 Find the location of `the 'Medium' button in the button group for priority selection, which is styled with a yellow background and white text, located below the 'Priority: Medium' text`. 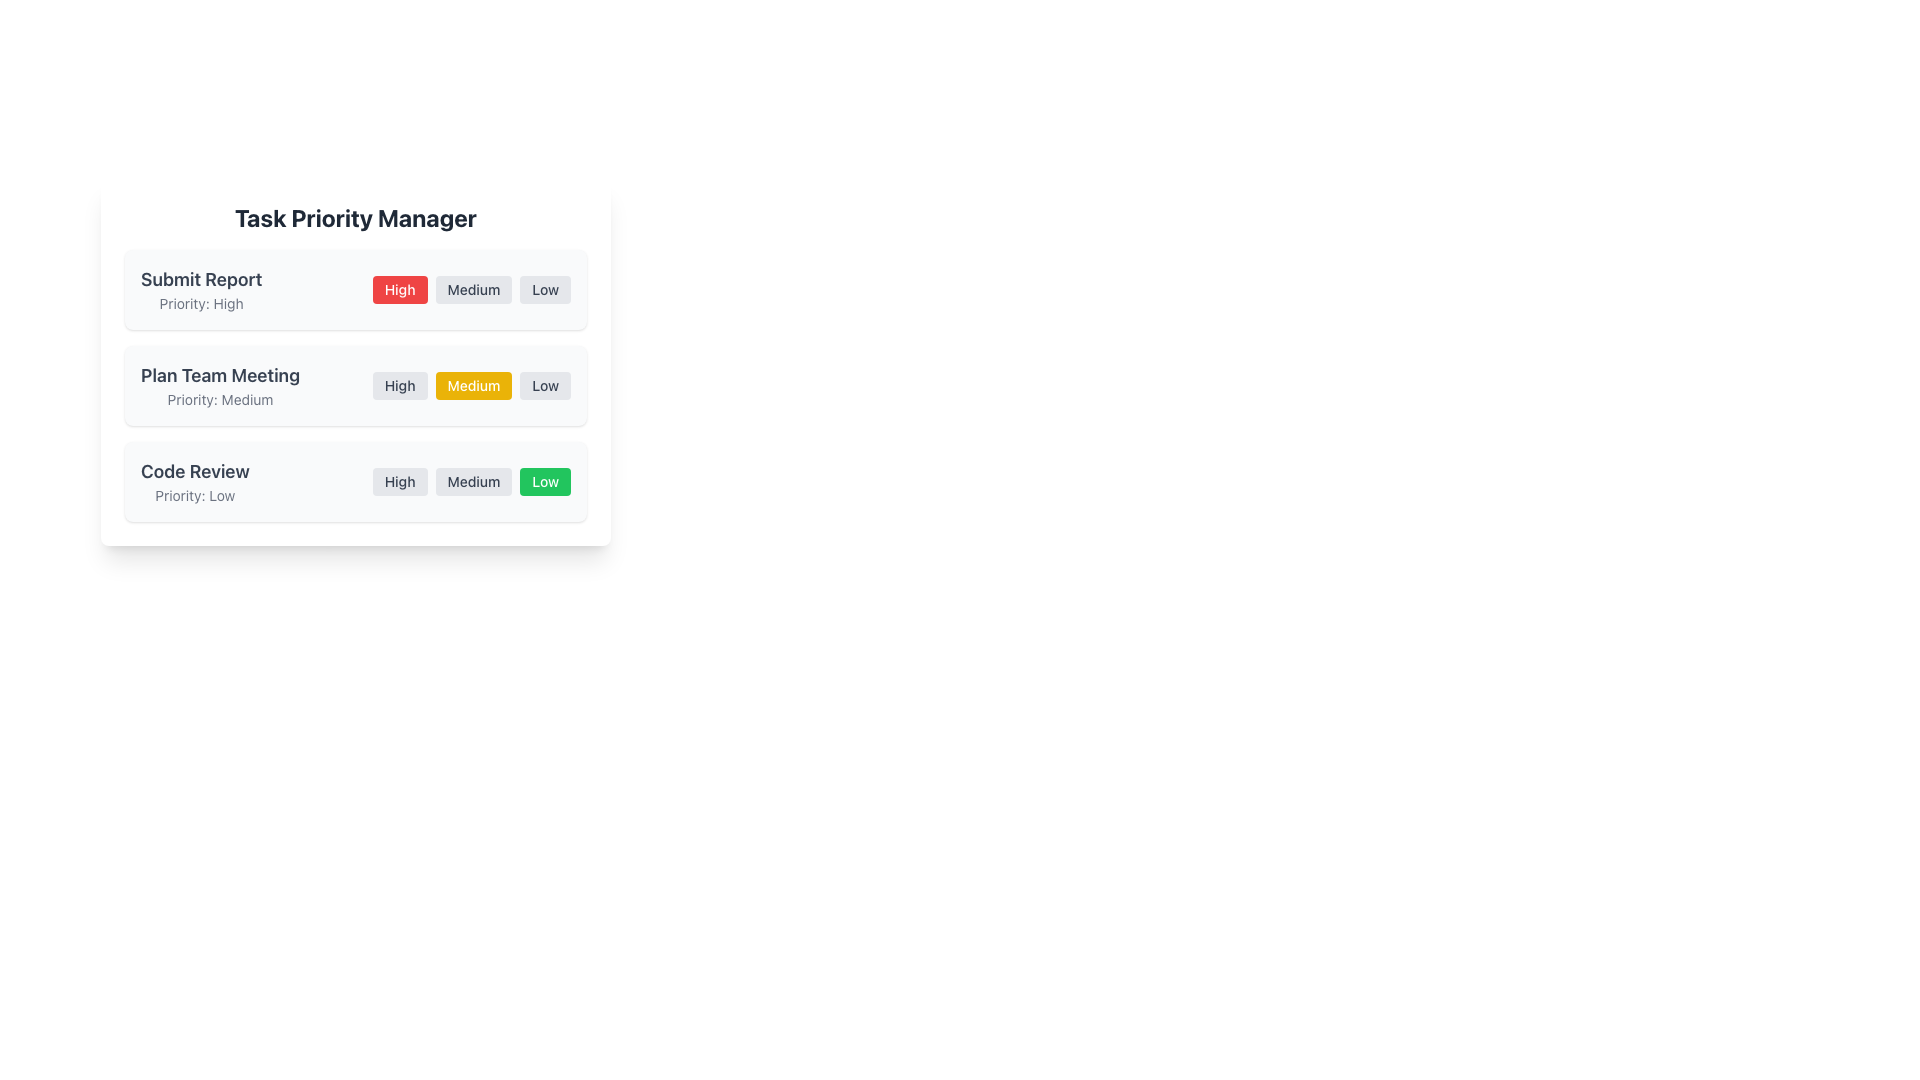

the 'Medium' button in the button group for priority selection, which is styled with a yellow background and white text, located below the 'Priority: Medium' text is located at coordinates (470, 385).